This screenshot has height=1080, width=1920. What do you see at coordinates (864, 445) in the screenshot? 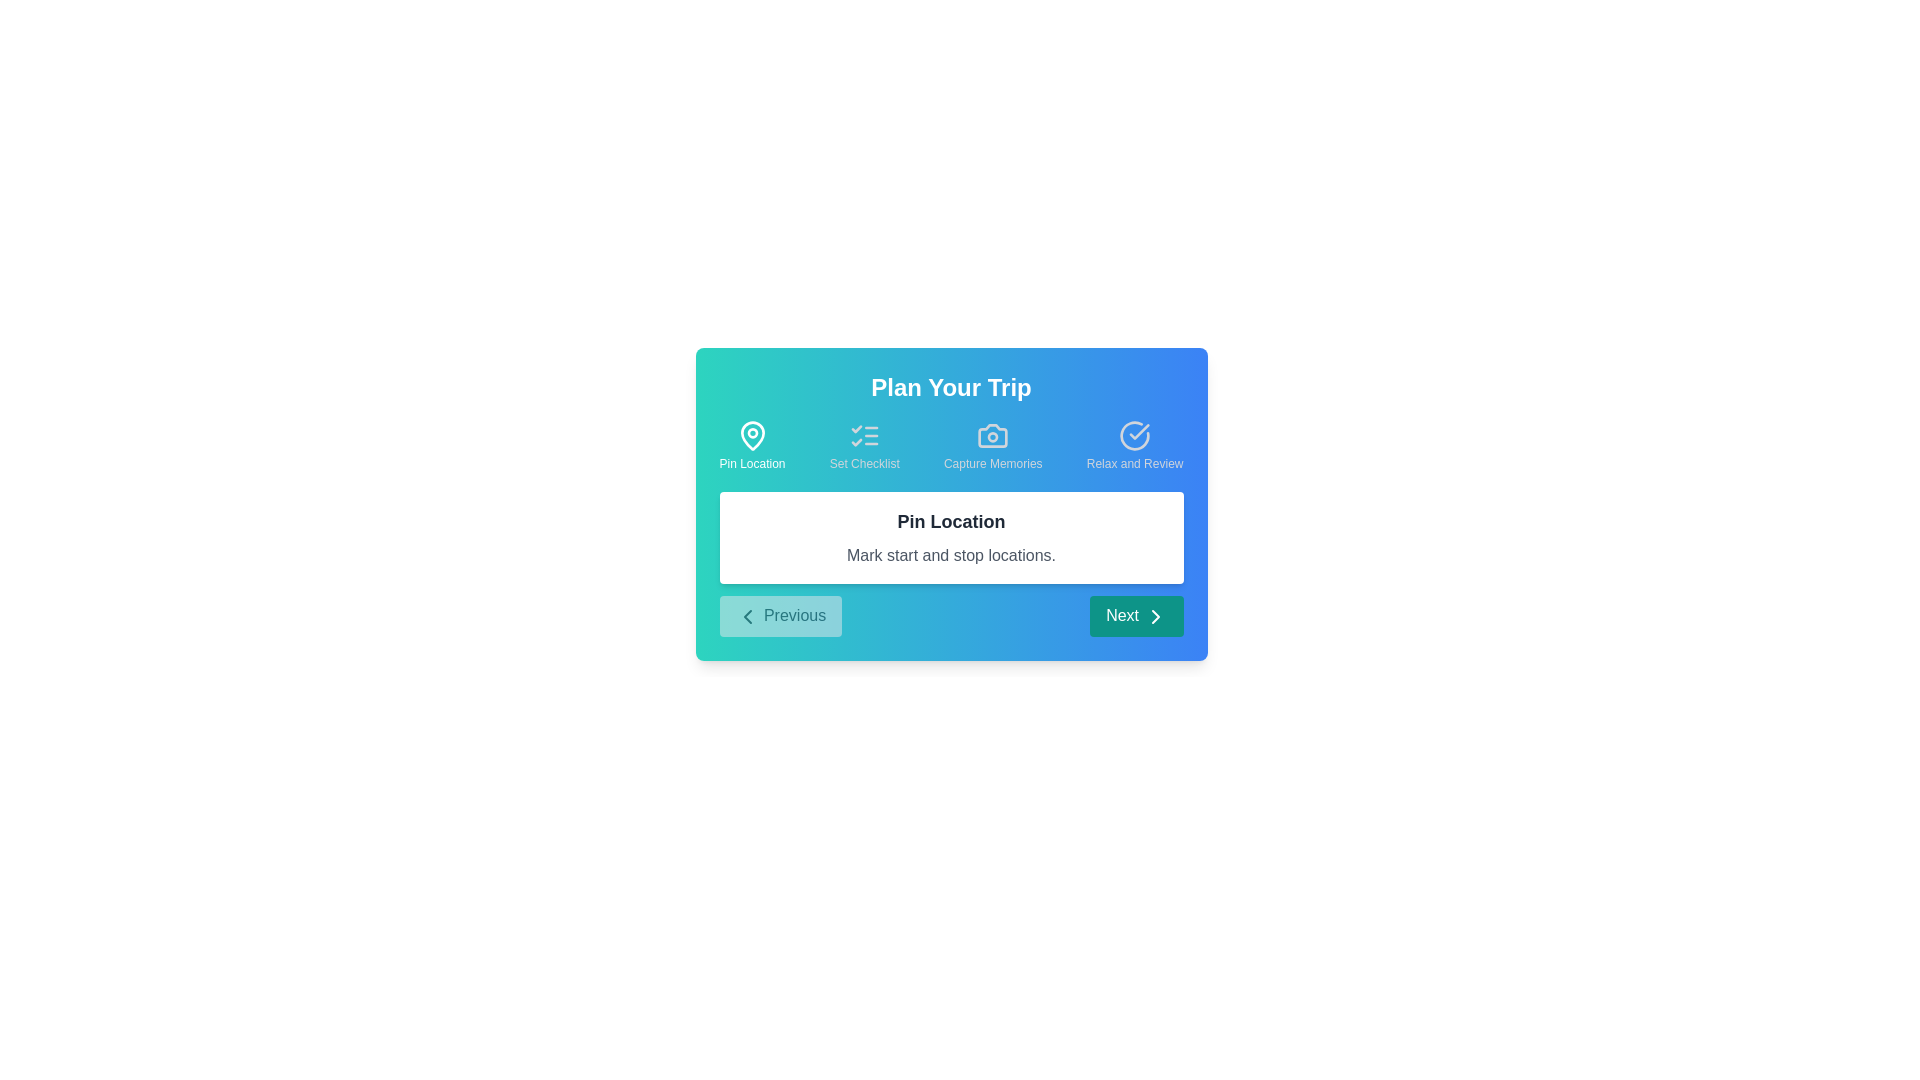
I see `the step icon corresponding to Set Checklist` at bounding box center [864, 445].